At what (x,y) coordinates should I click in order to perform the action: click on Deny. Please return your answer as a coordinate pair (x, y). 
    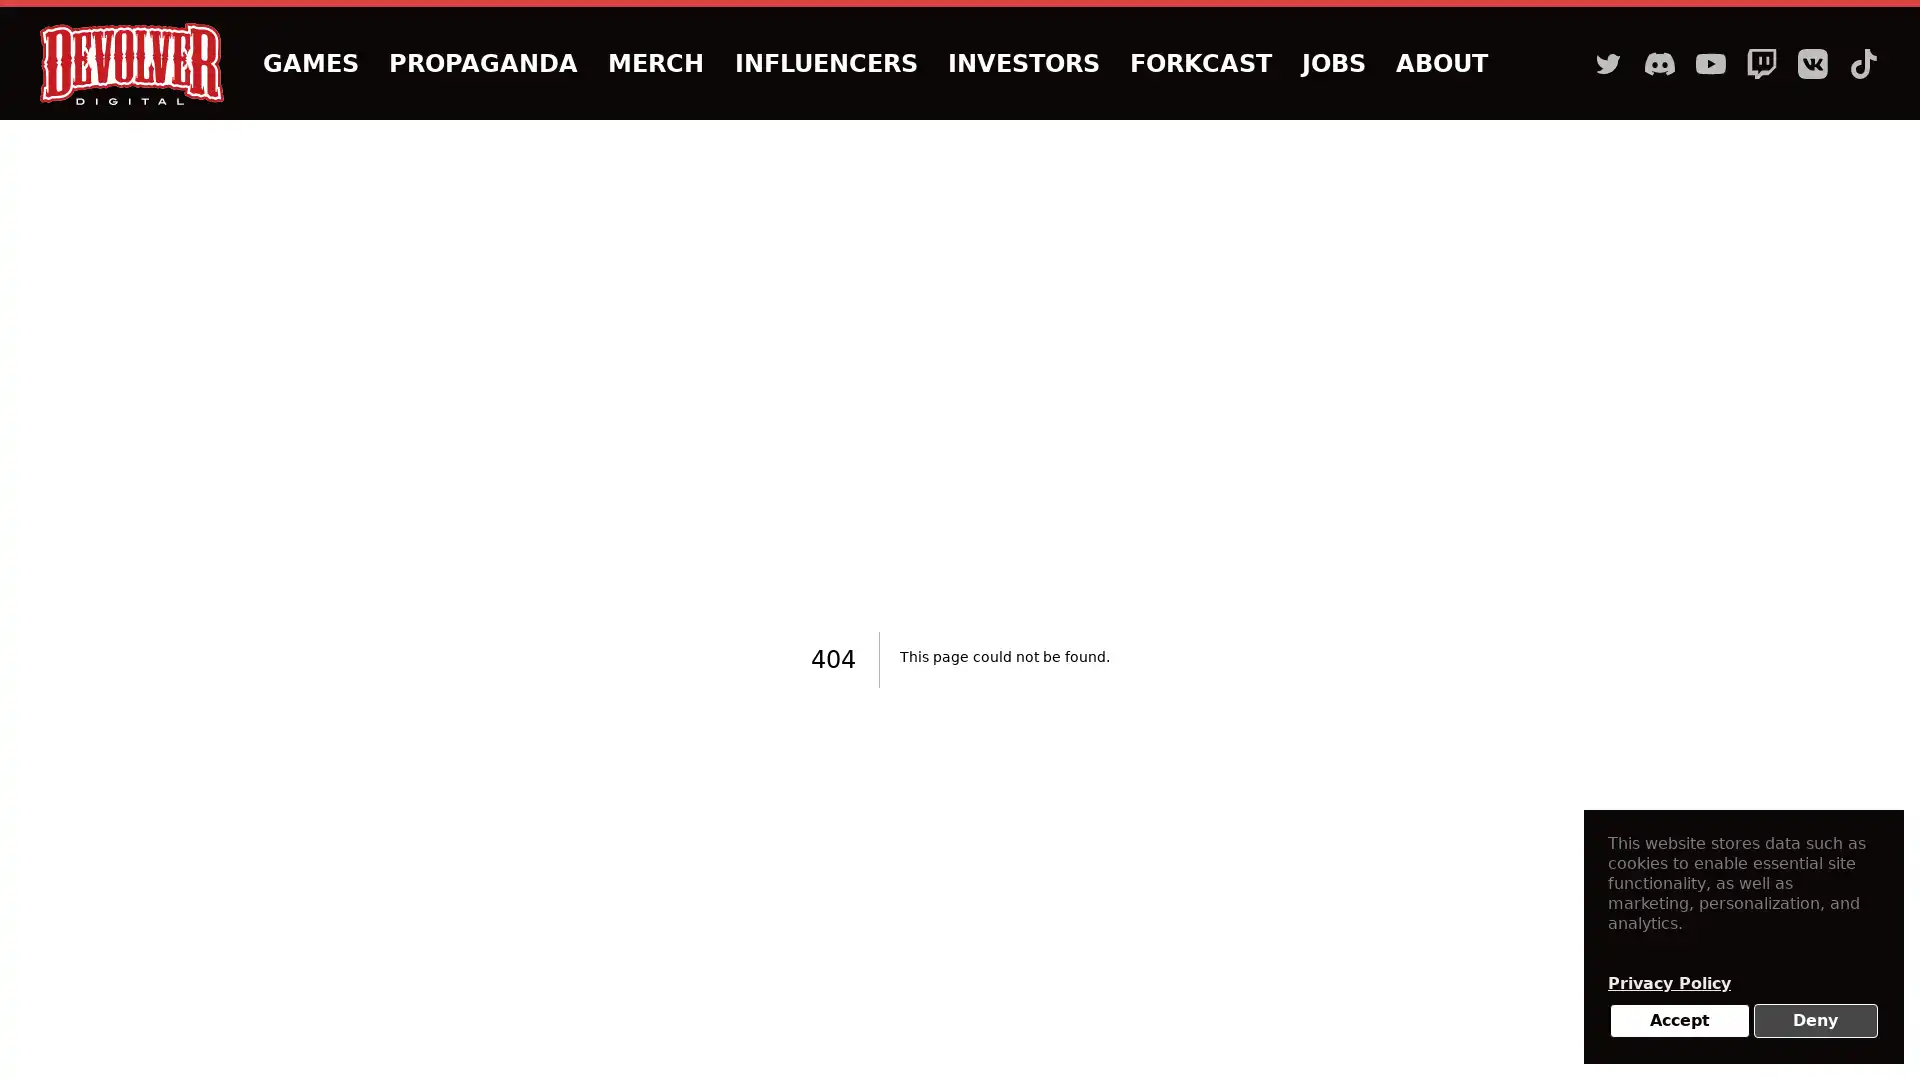
    Looking at the image, I should click on (1815, 1021).